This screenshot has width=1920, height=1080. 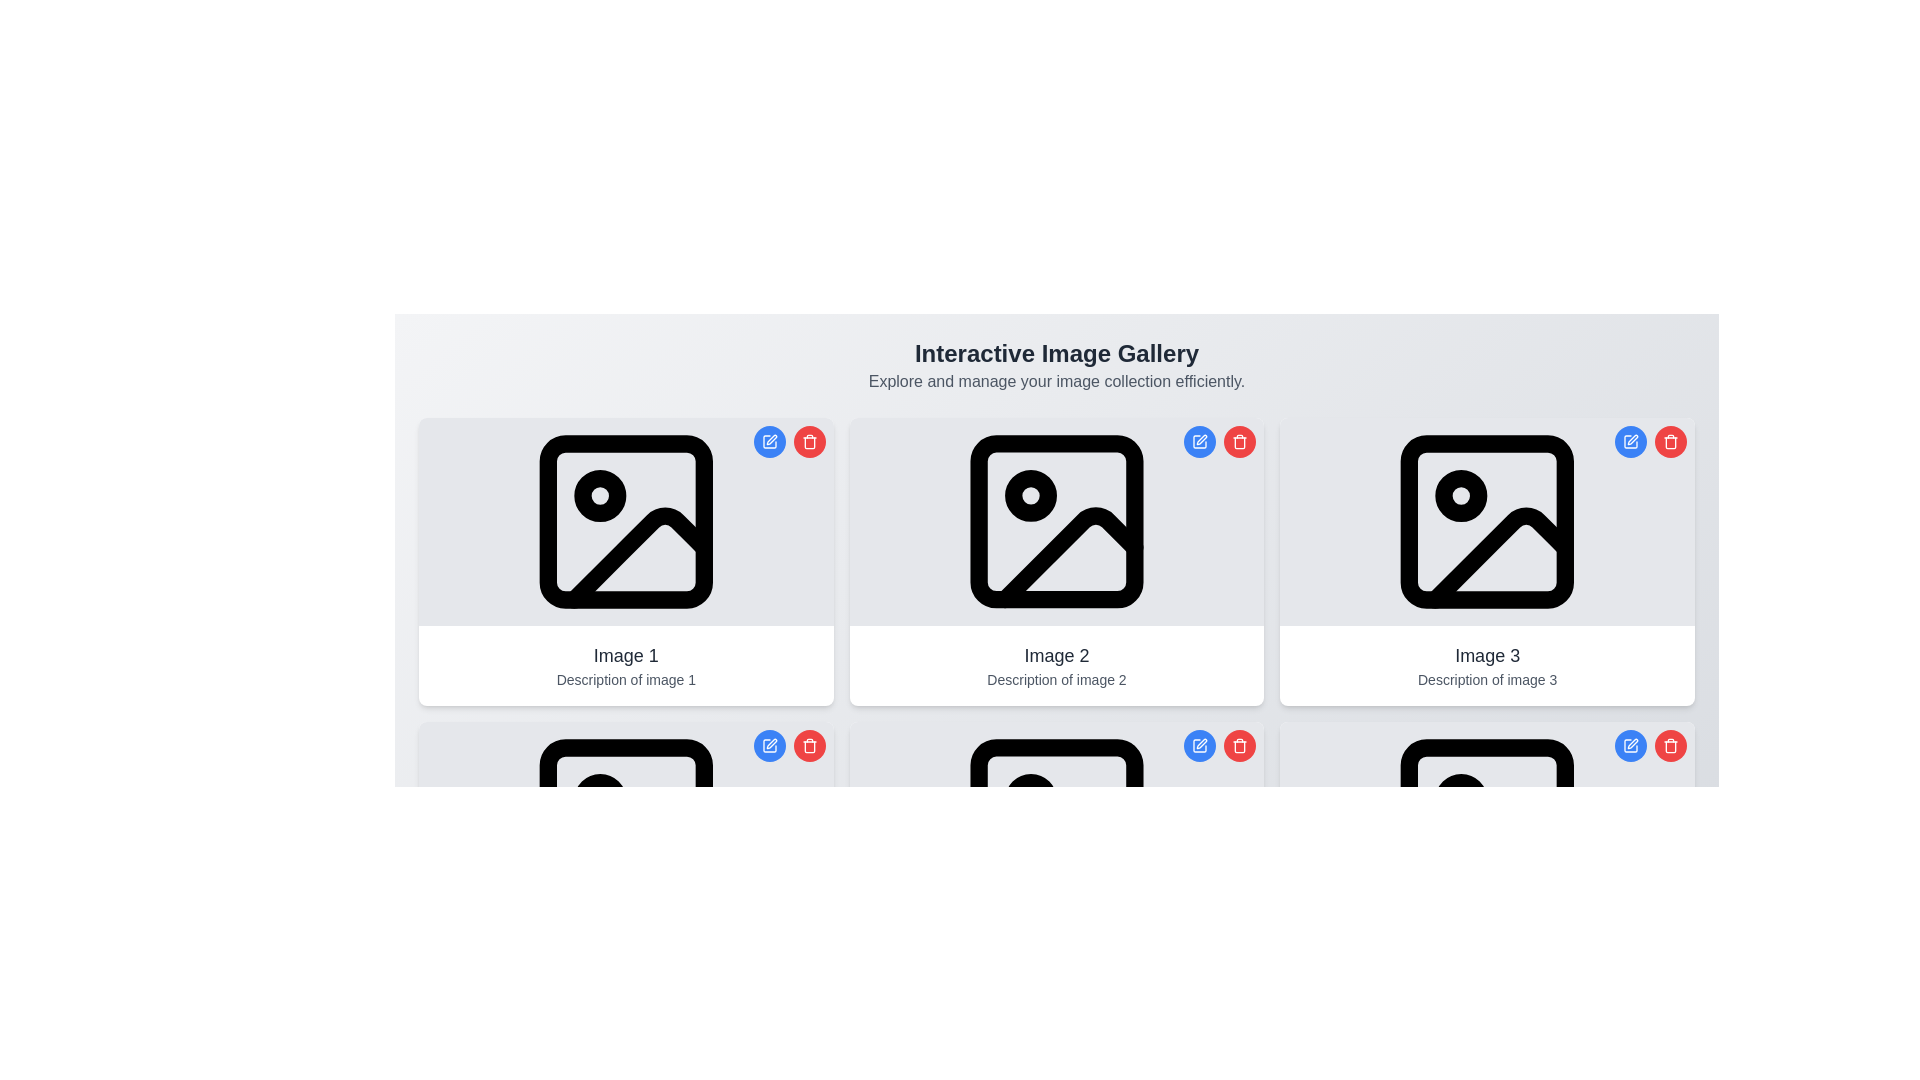 What do you see at coordinates (1201, 438) in the screenshot?
I see `the Edit icon, represented by a pen inside a square, located near the top right corner of the box containing 'Image 2' to initiate the edit action` at bounding box center [1201, 438].